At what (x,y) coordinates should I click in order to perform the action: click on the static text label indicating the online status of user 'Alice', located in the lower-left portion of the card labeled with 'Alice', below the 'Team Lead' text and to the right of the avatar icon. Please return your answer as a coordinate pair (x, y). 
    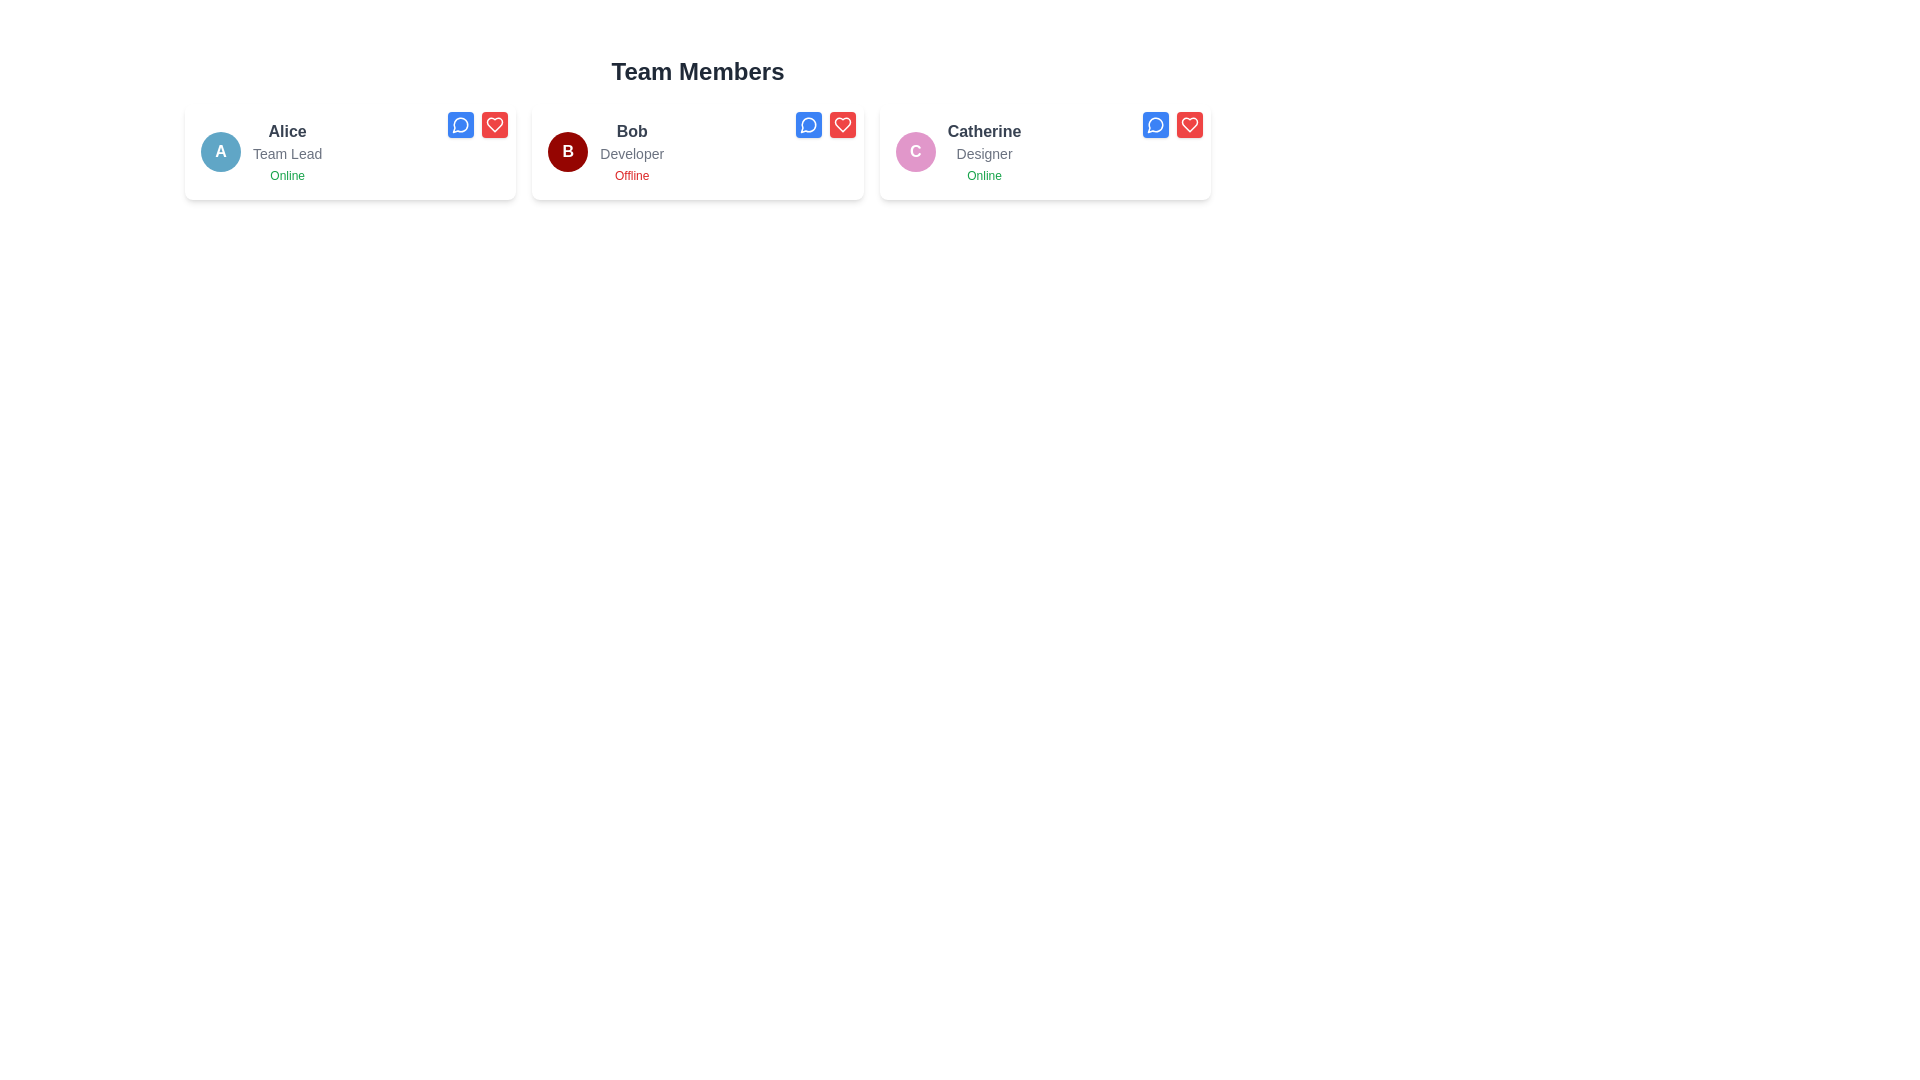
    Looking at the image, I should click on (286, 175).